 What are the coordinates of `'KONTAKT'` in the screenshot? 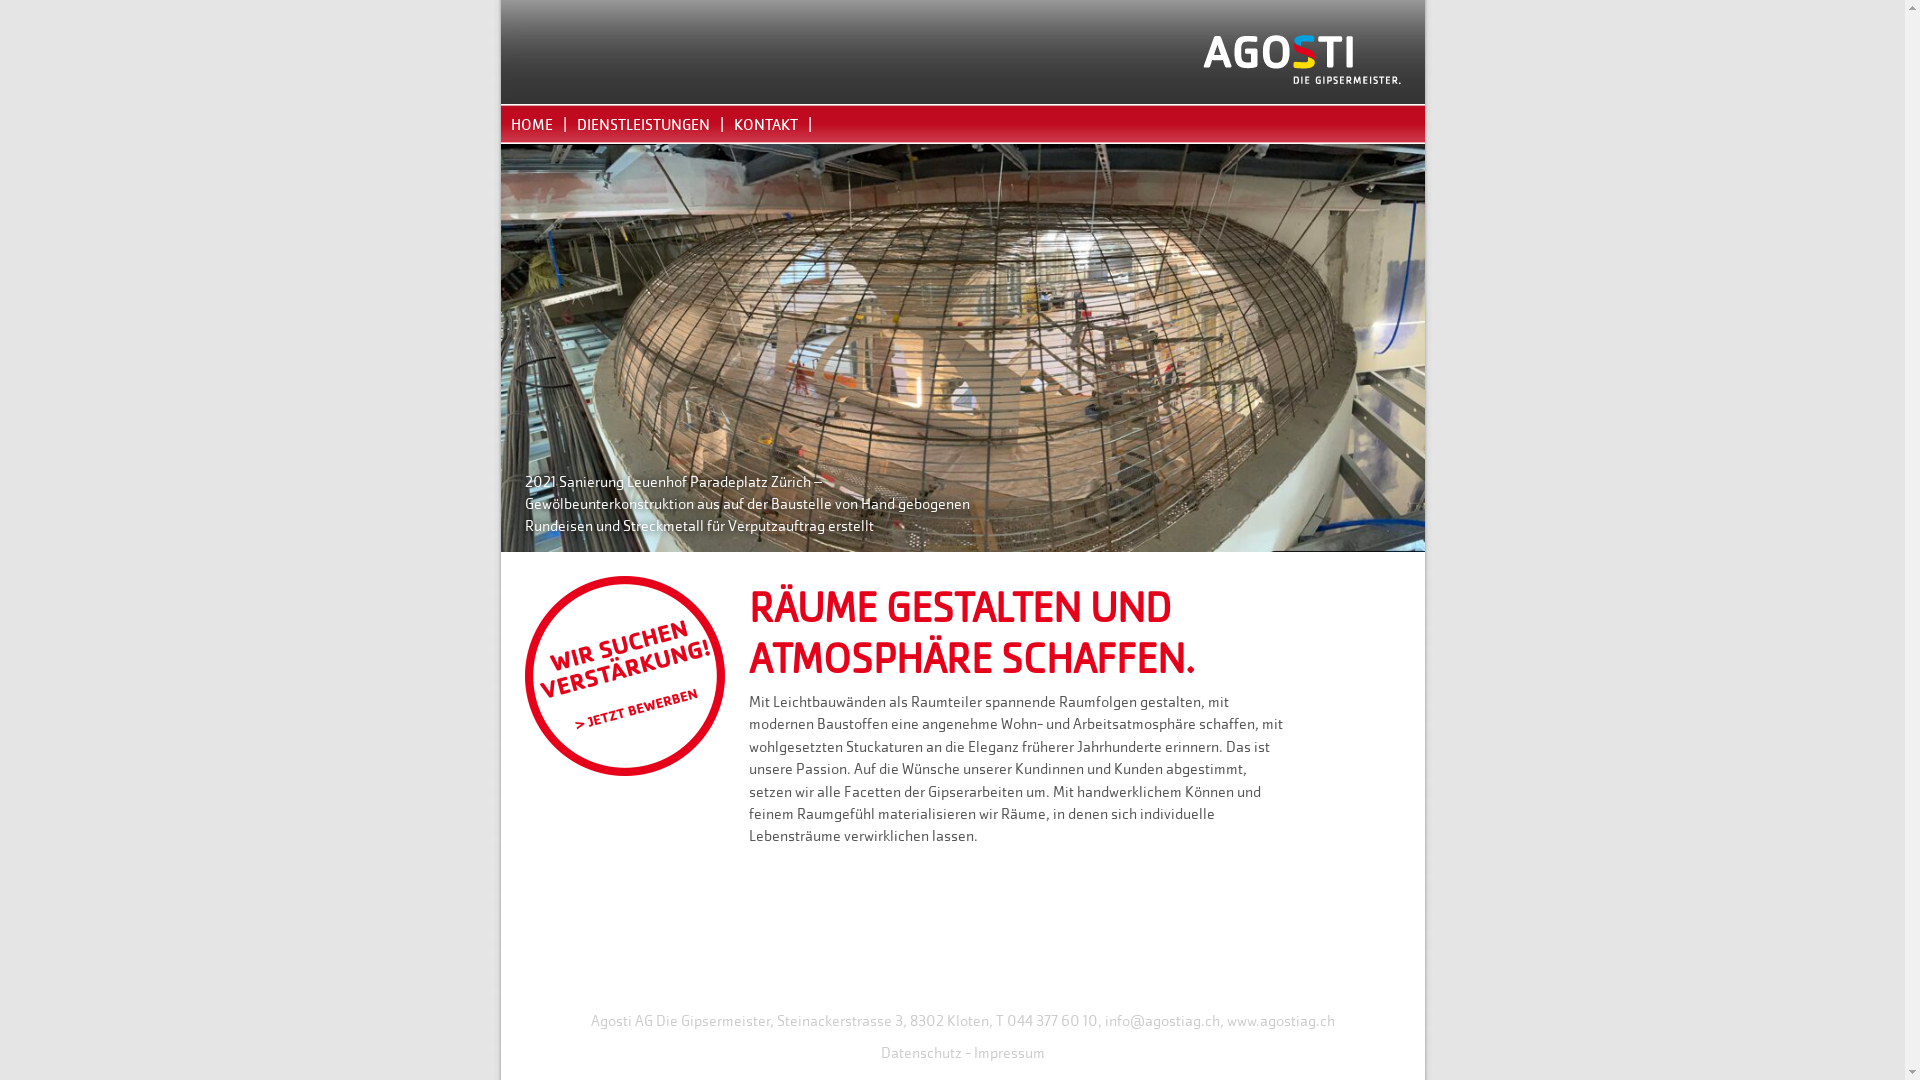 It's located at (767, 123).